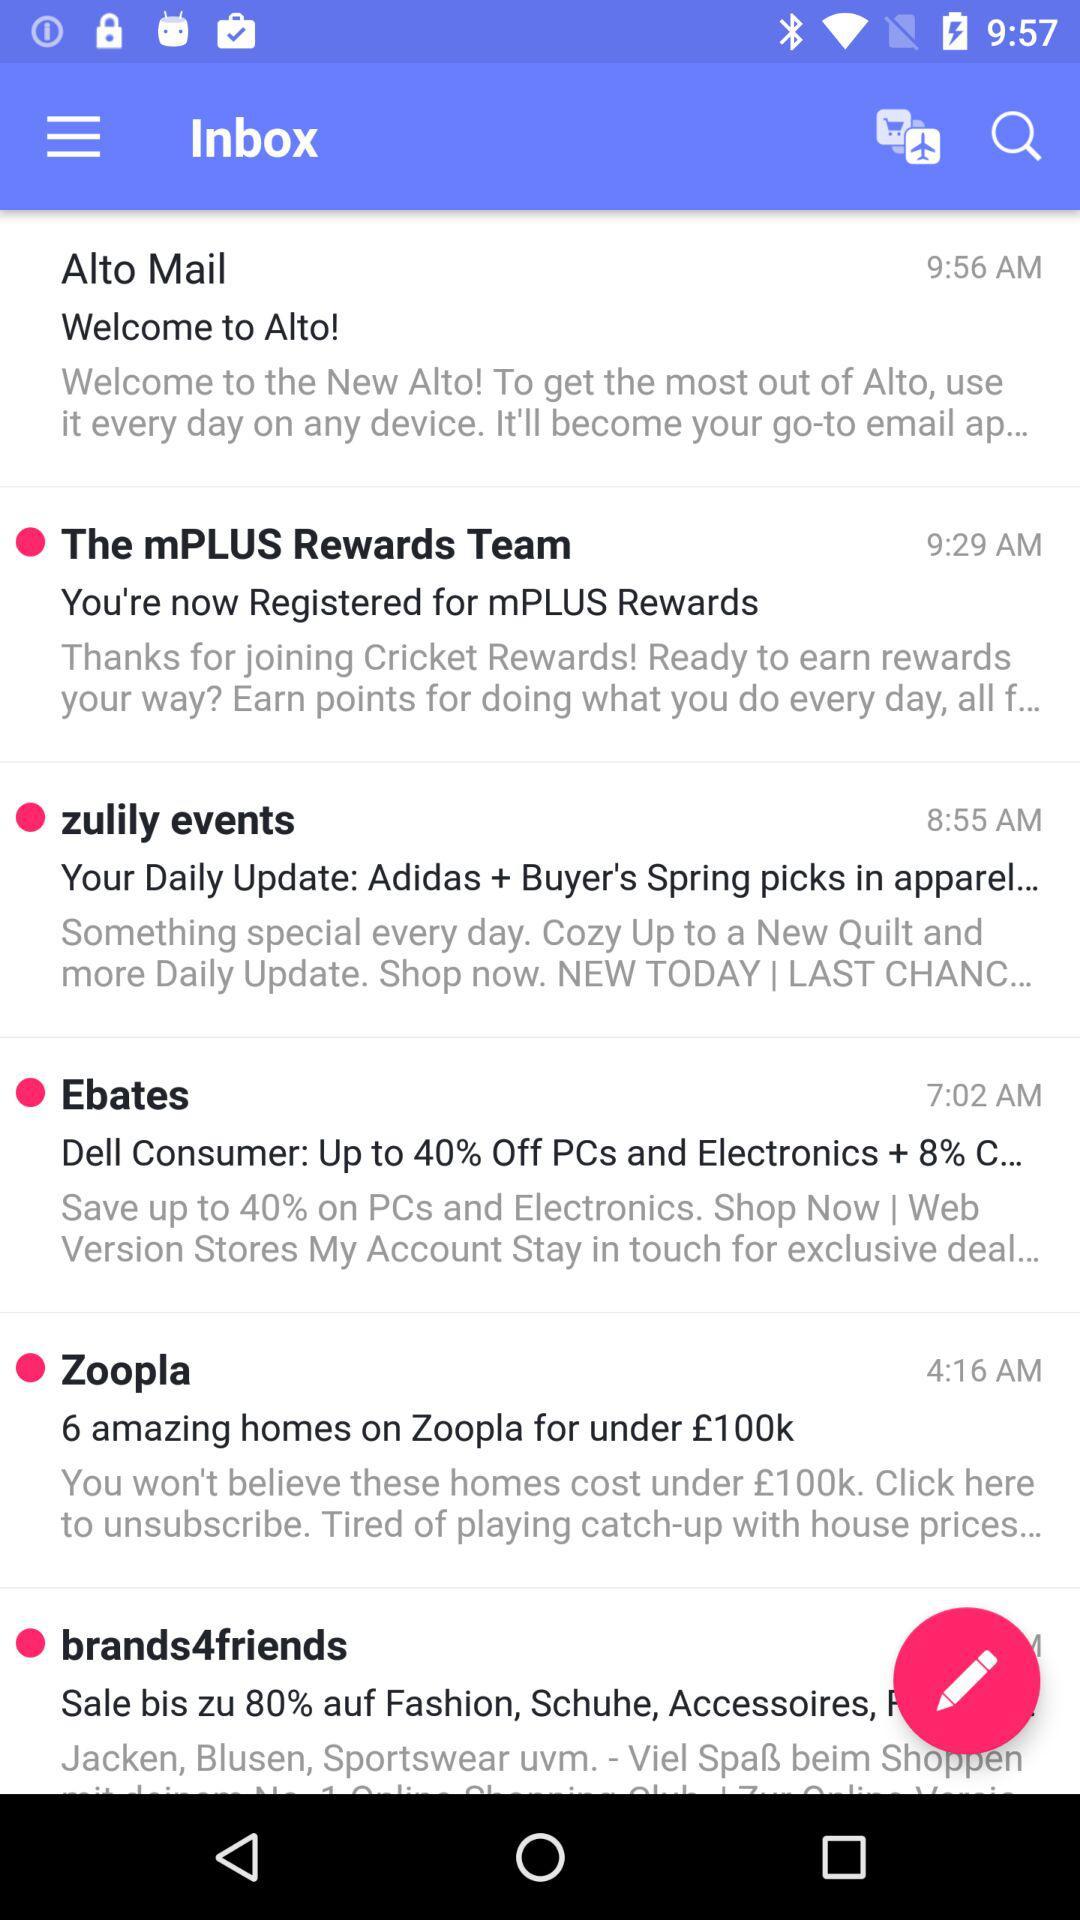  I want to click on the edit icon, so click(965, 1680).